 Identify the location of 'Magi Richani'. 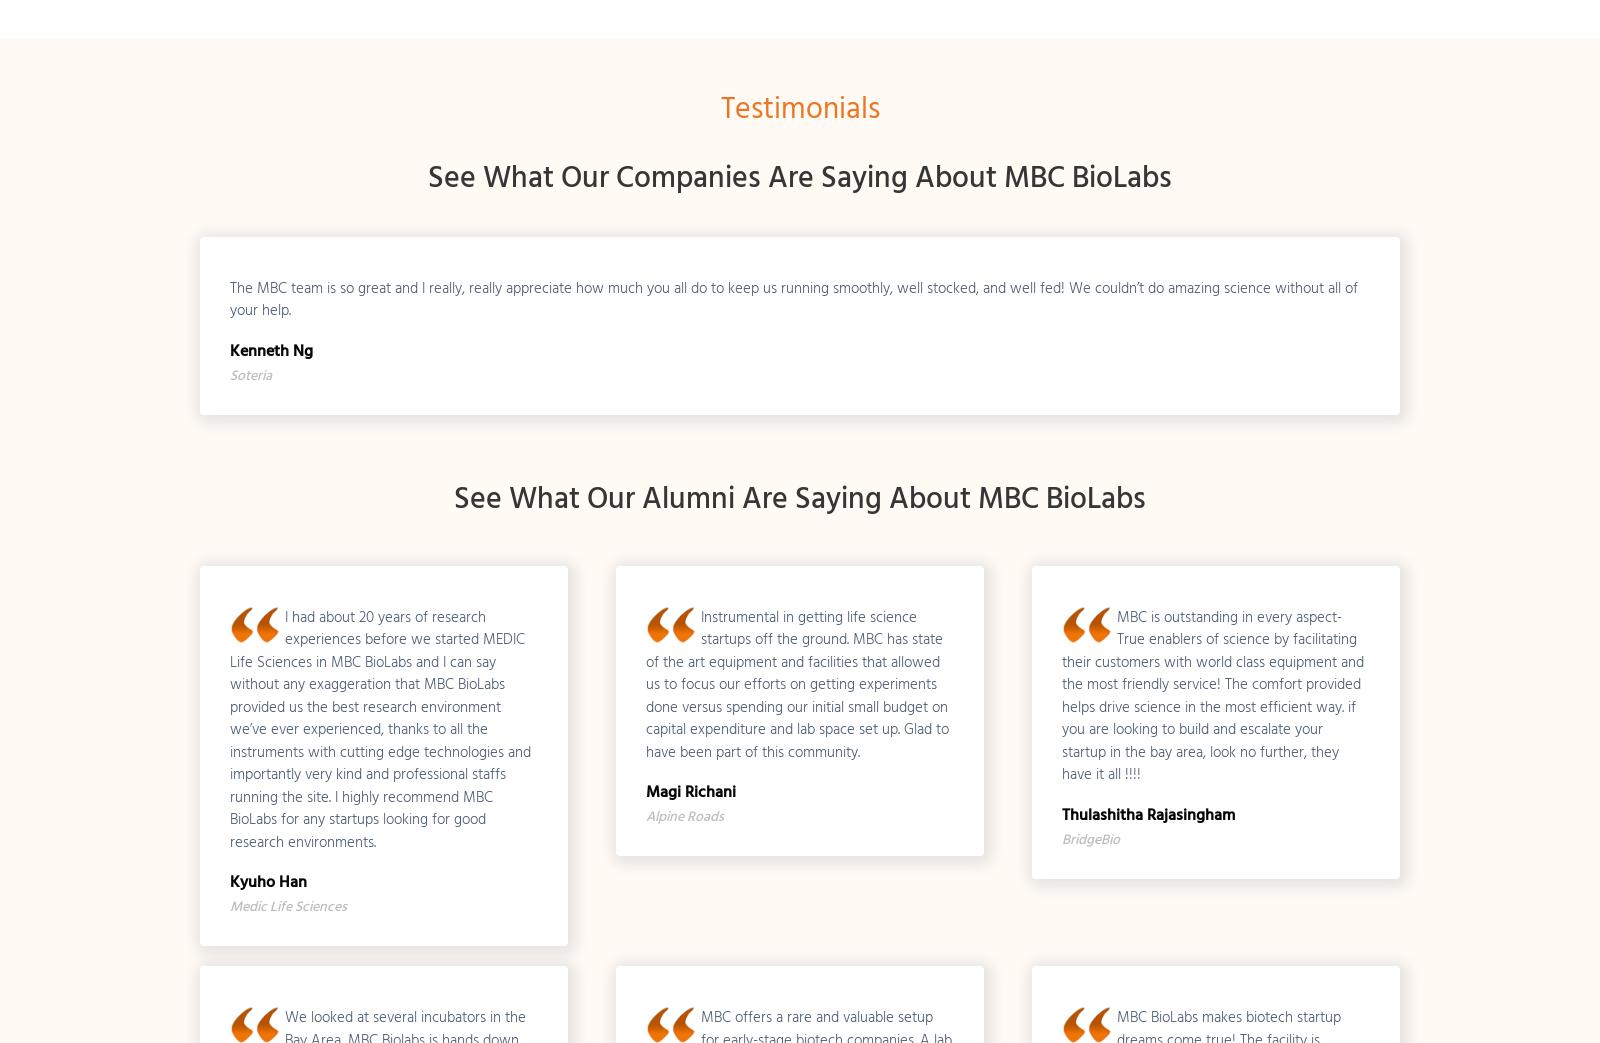
(690, 790).